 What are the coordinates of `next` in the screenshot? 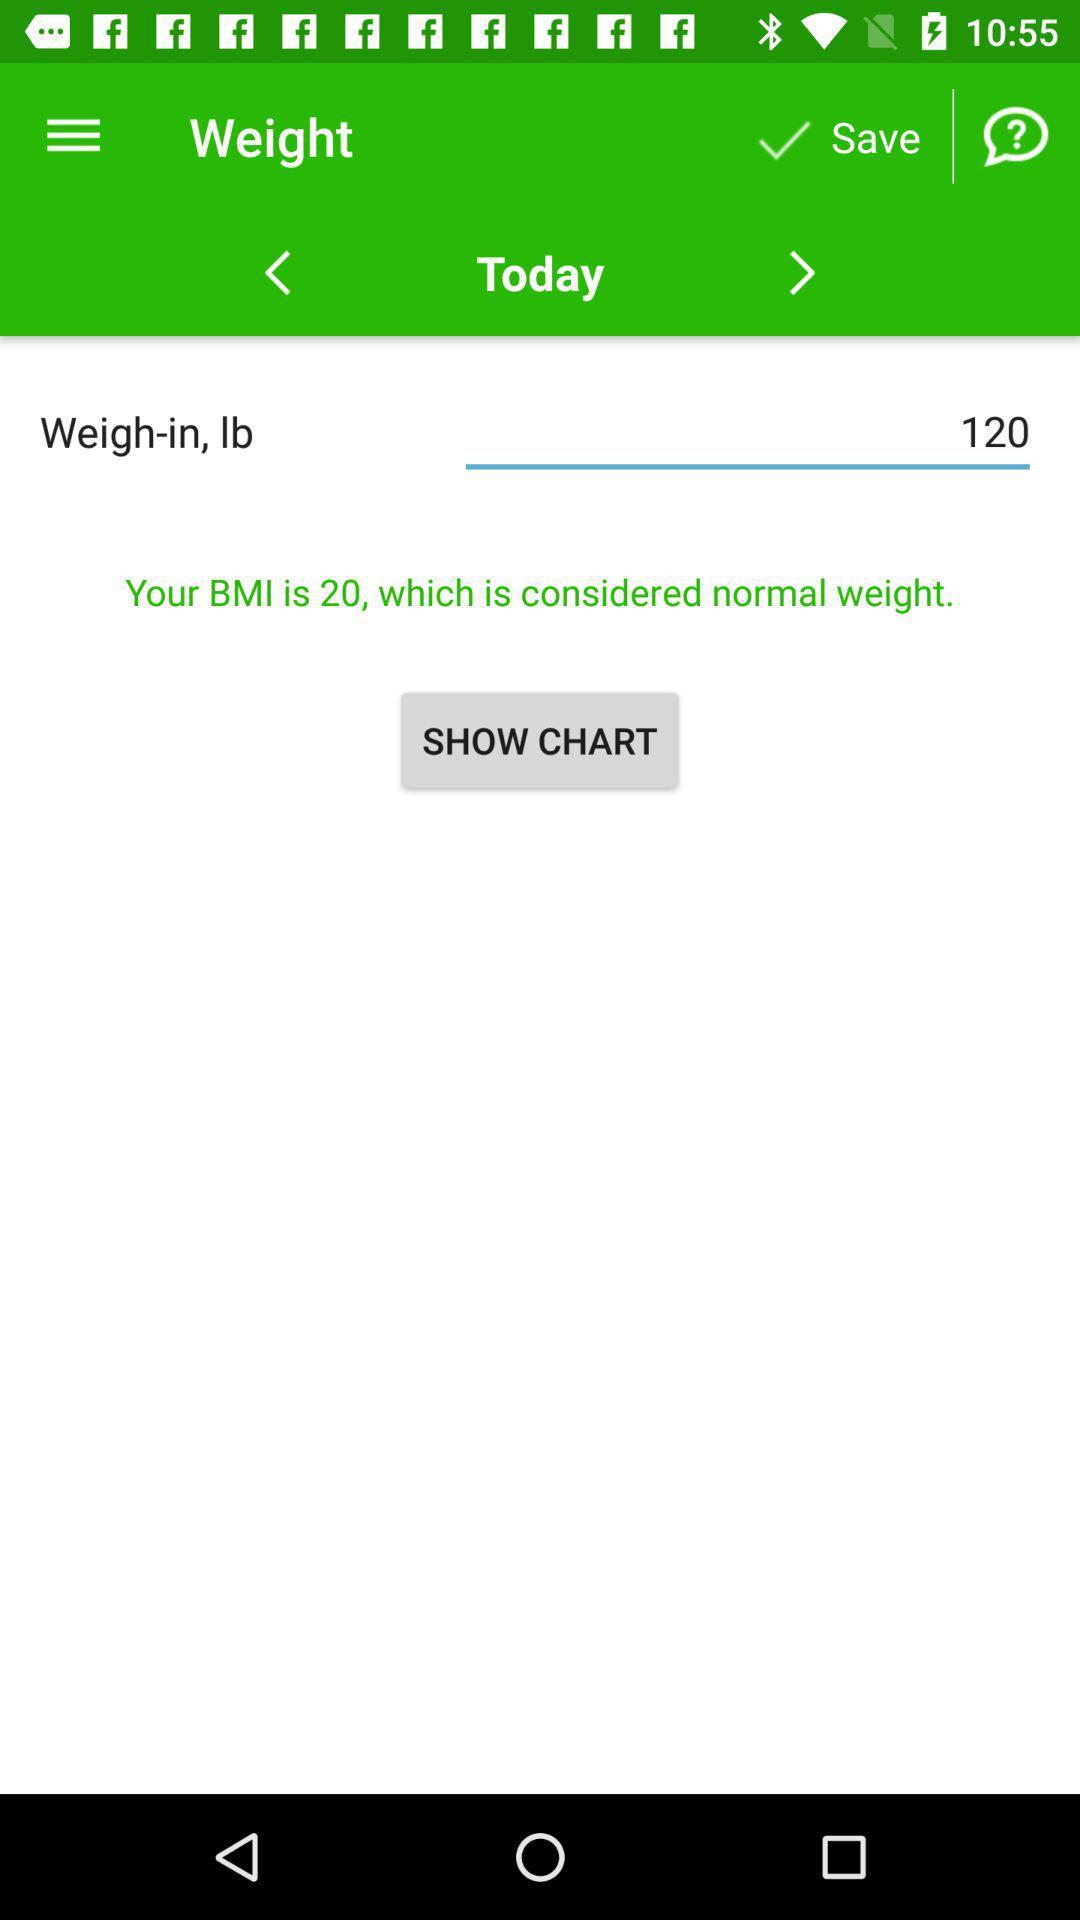 It's located at (801, 272).